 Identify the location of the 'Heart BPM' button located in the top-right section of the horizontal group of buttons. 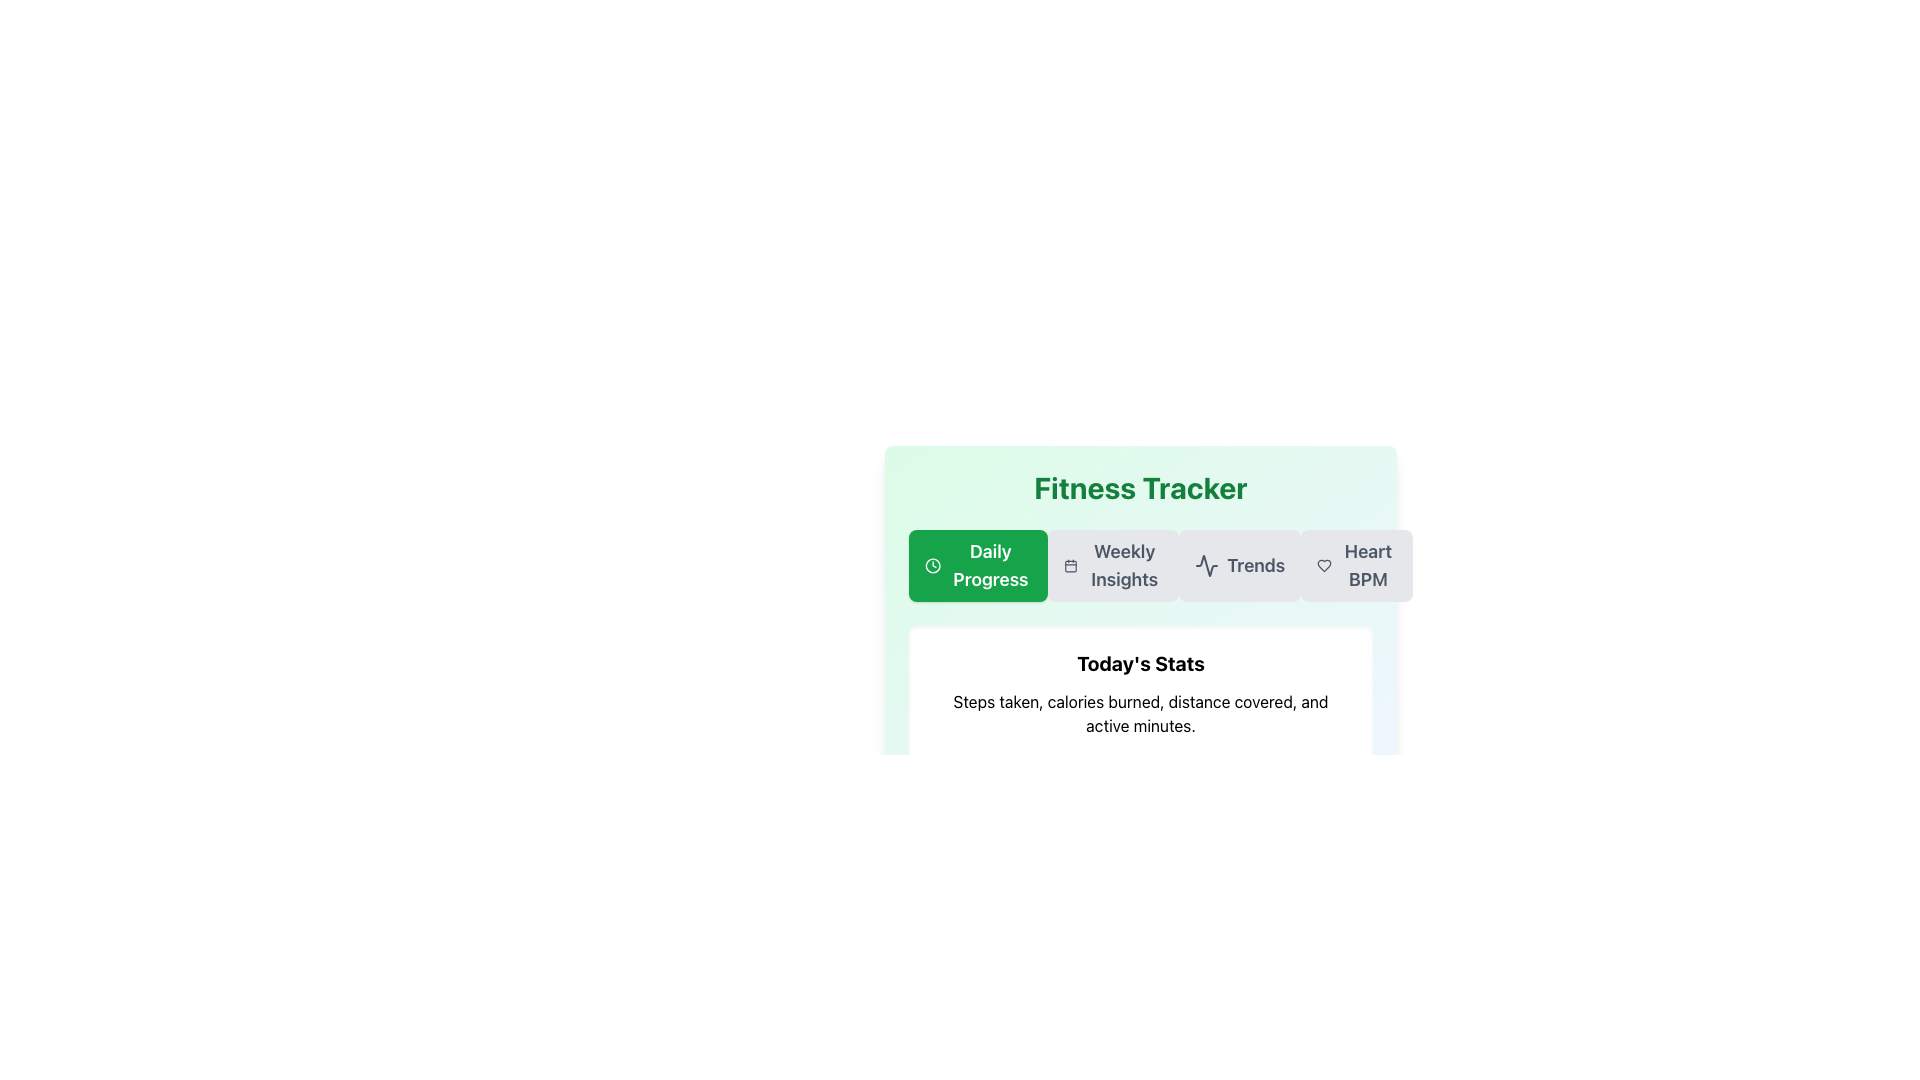
(1356, 566).